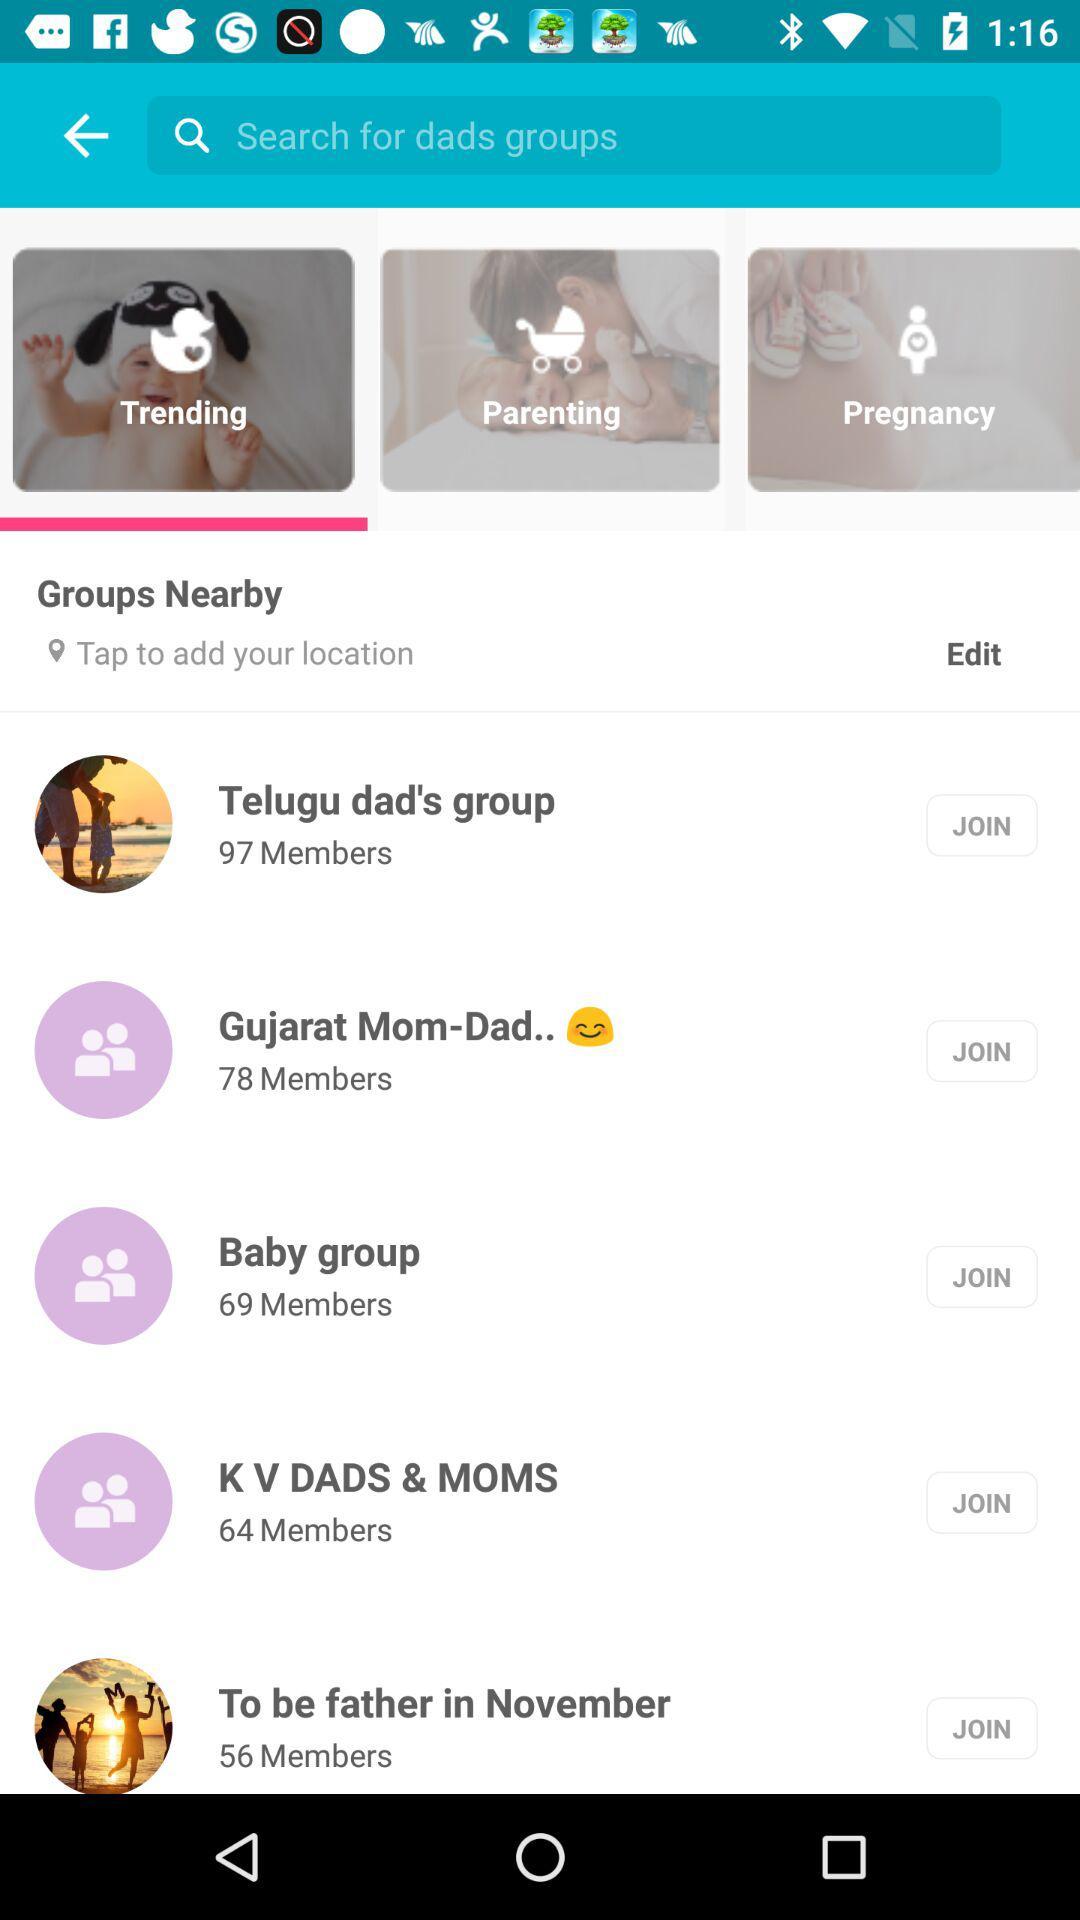  What do you see at coordinates (104, 1050) in the screenshot?
I see `the group symbol beside gujarat momdad` at bounding box center [104, 1050].